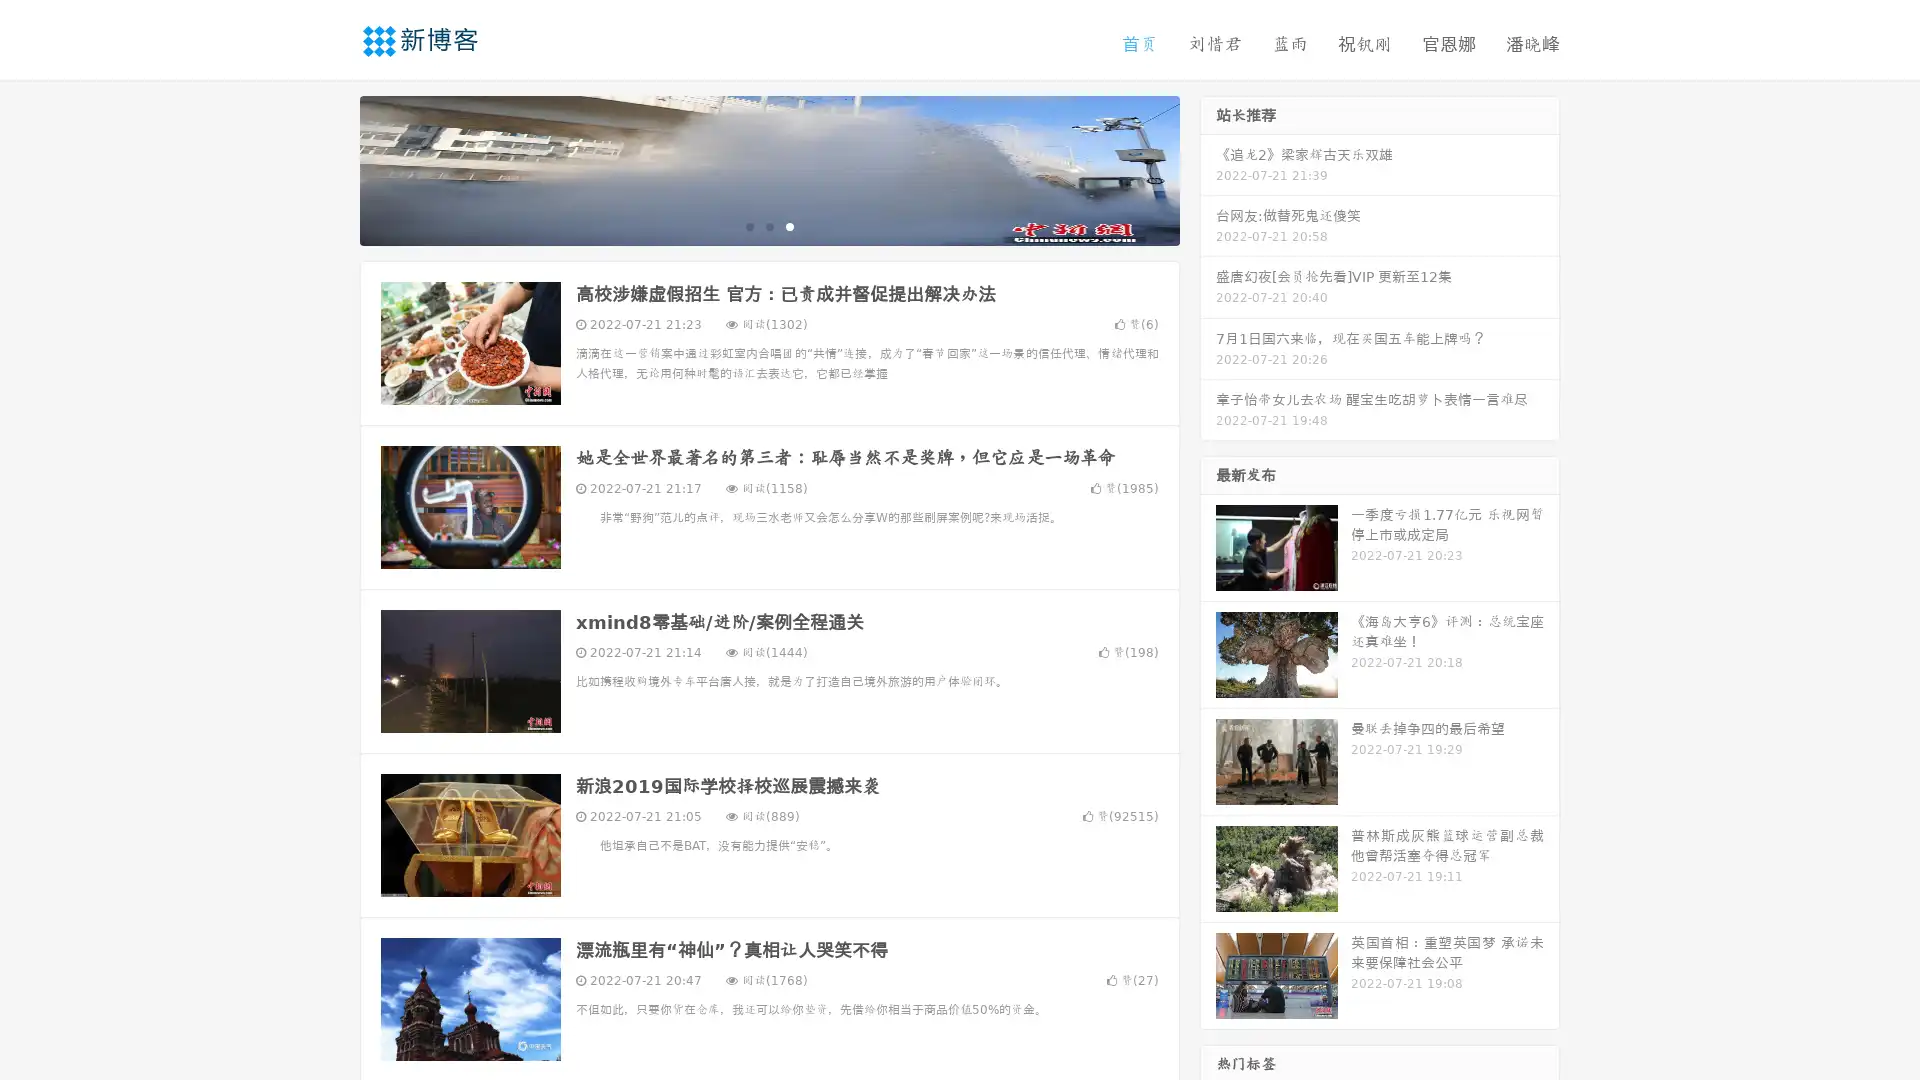 This screenshot has height=1080, width=1920. What do you see at coordinates (330, 168) in the screenshot?
I see `Previous slide` at bounding box center [330, 168].